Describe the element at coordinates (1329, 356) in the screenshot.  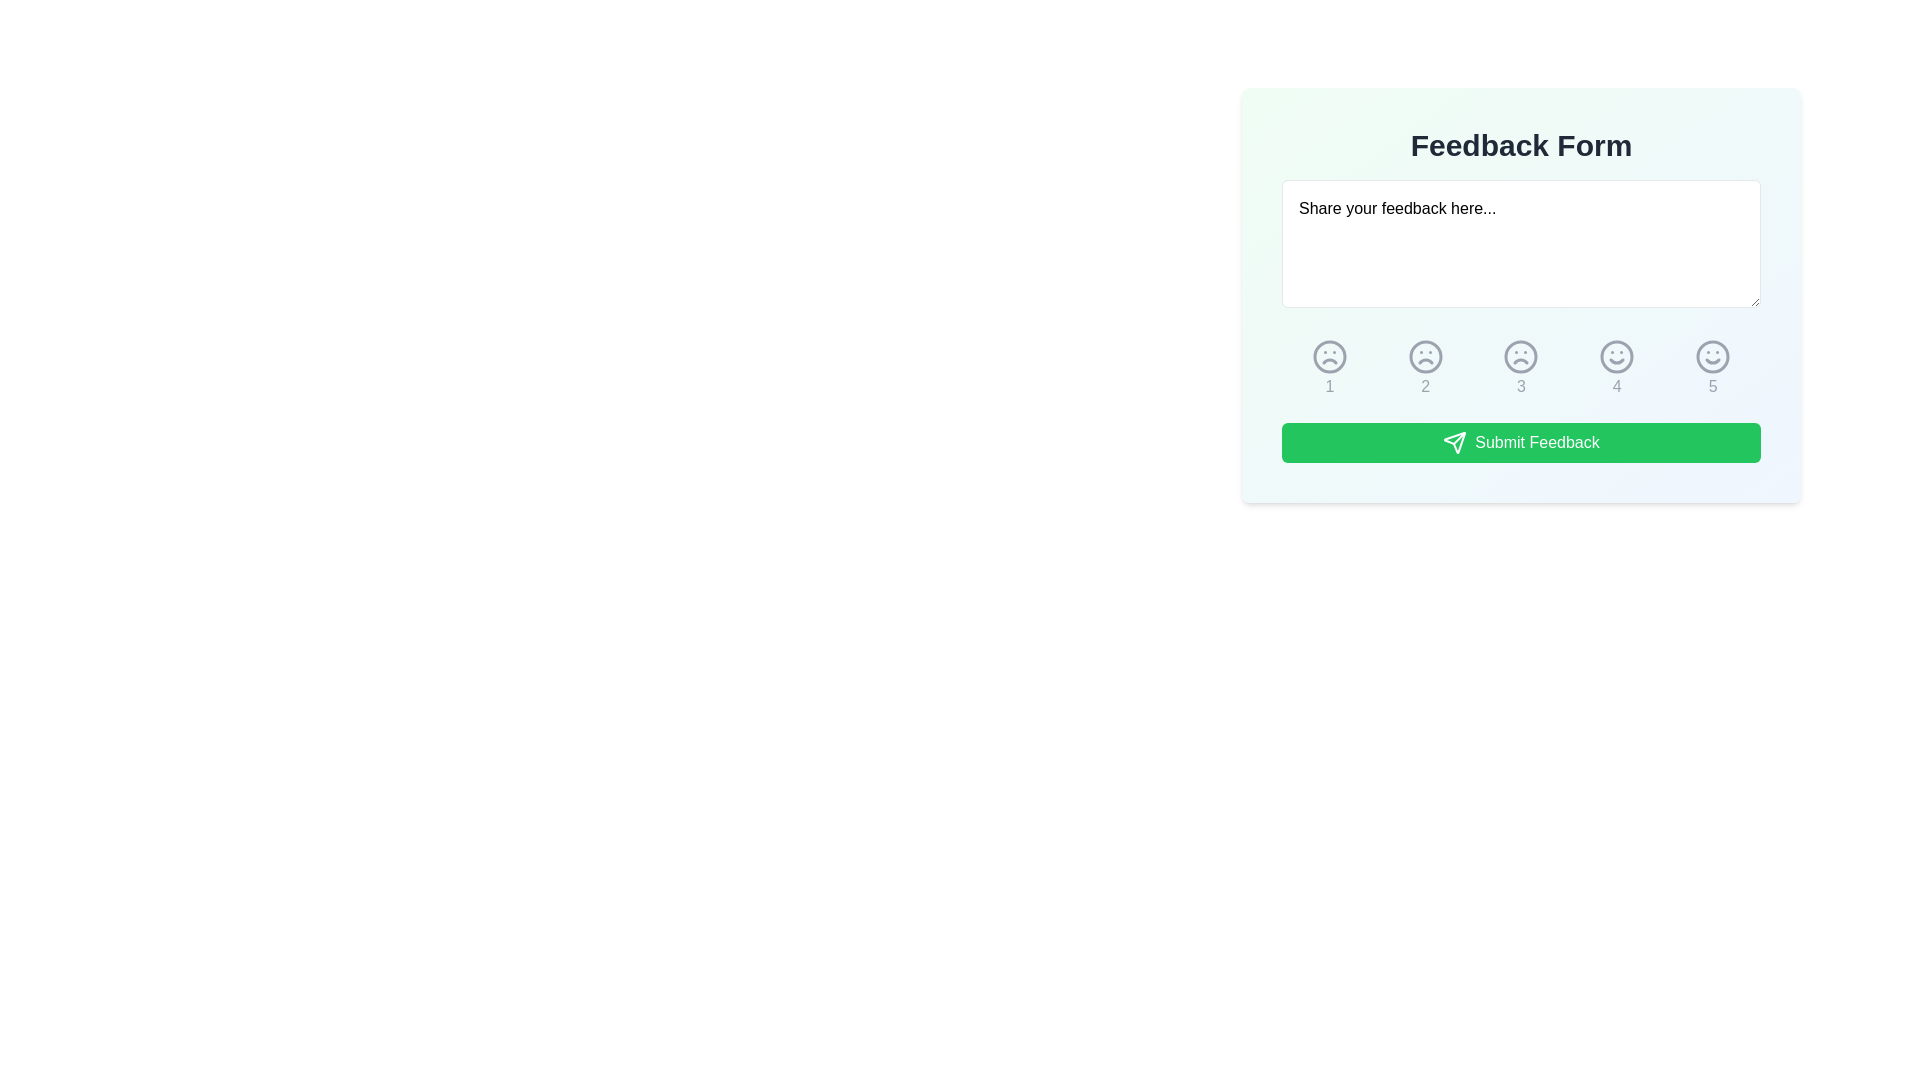
I see `the Rating icon, which is a circular icon with a gray outline featuring a frowning face, located below the text input field in the feedback form` at that location.